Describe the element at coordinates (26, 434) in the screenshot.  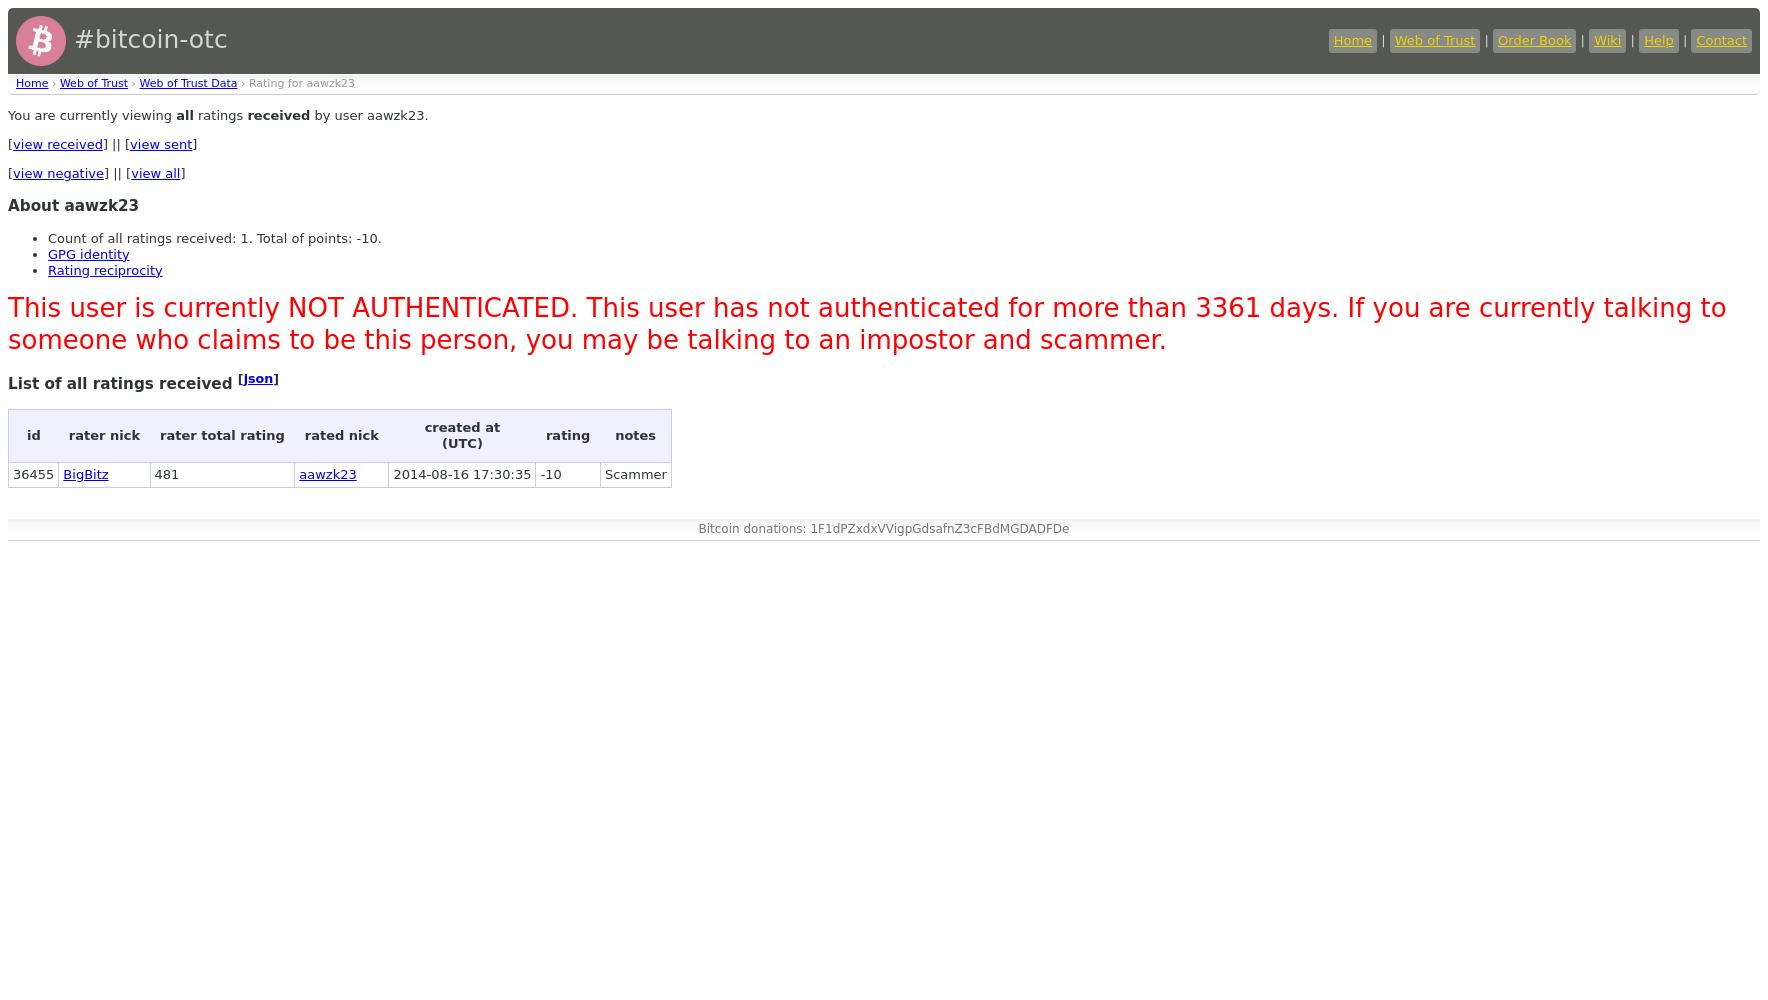
I see `'id'` at that location.